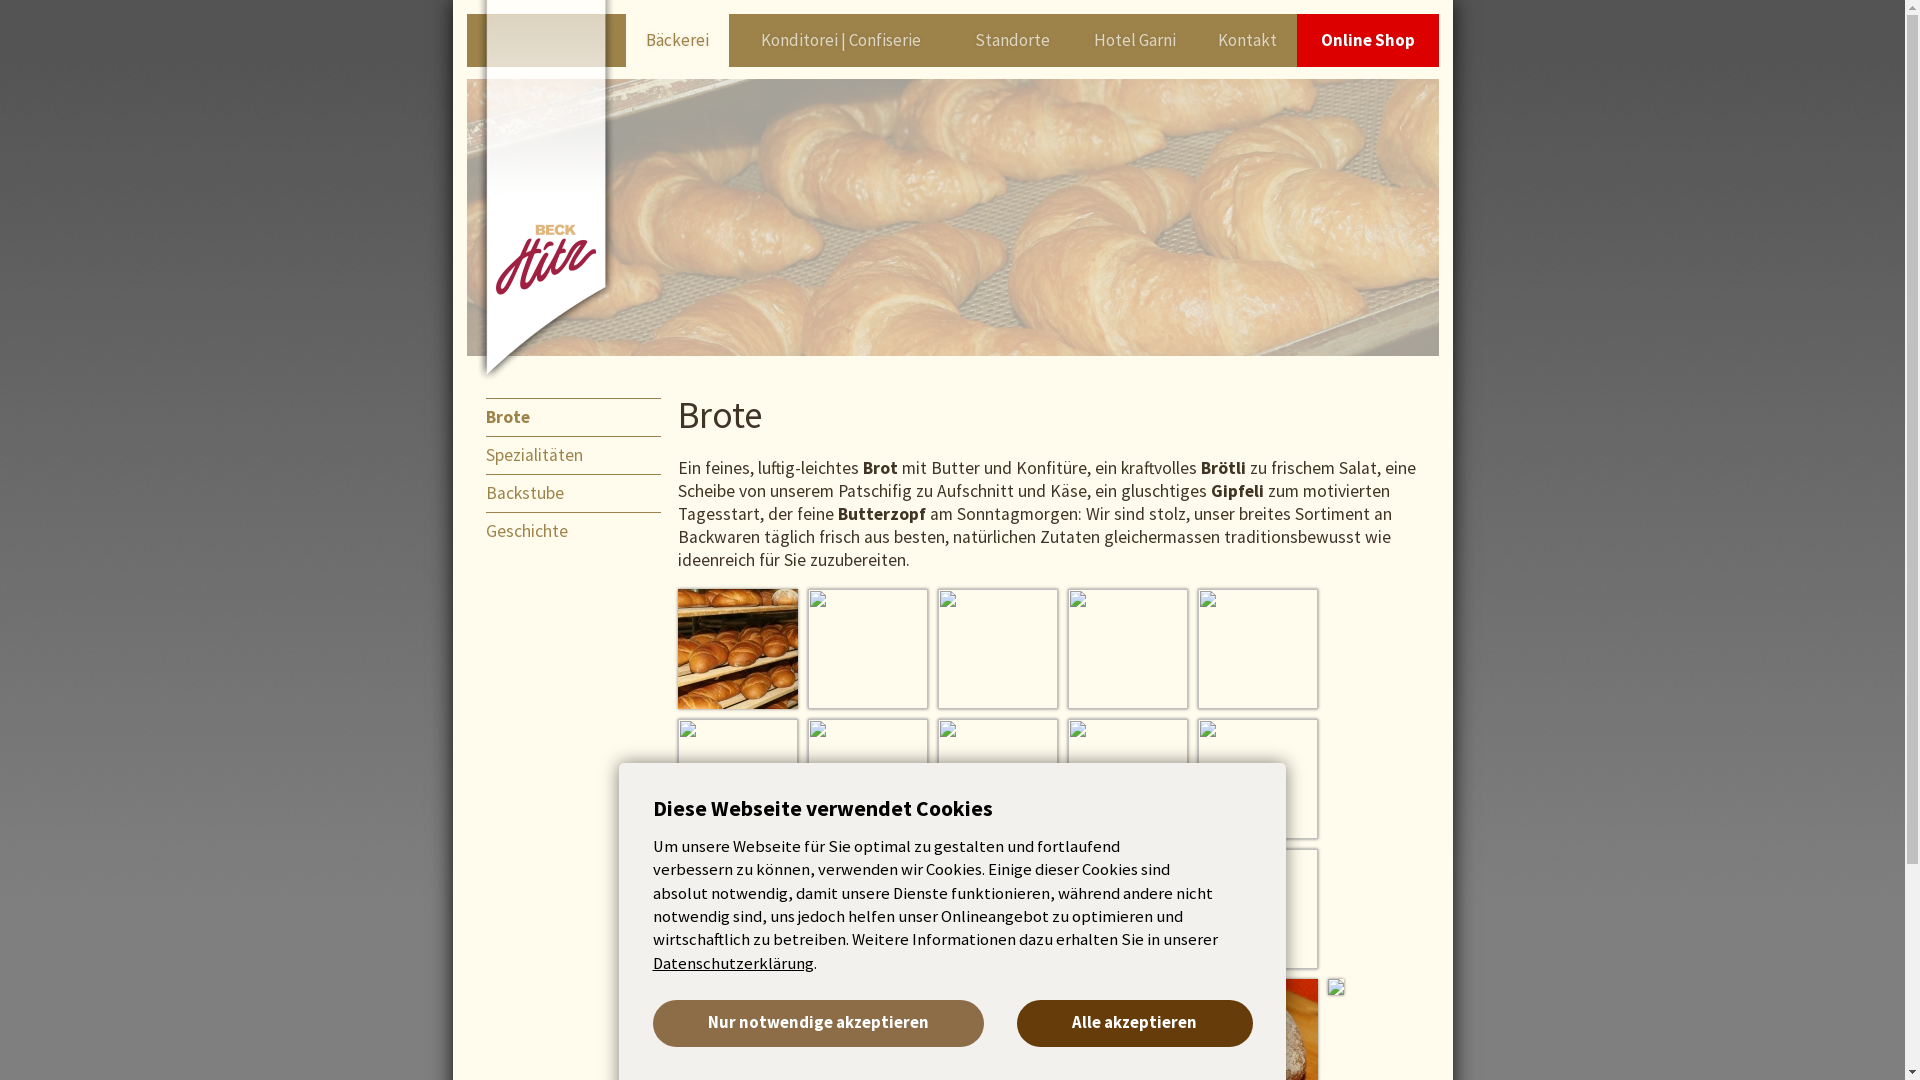 The image size is (1920, 1080). I want to click on 'Standorte', so click(1012, 40).